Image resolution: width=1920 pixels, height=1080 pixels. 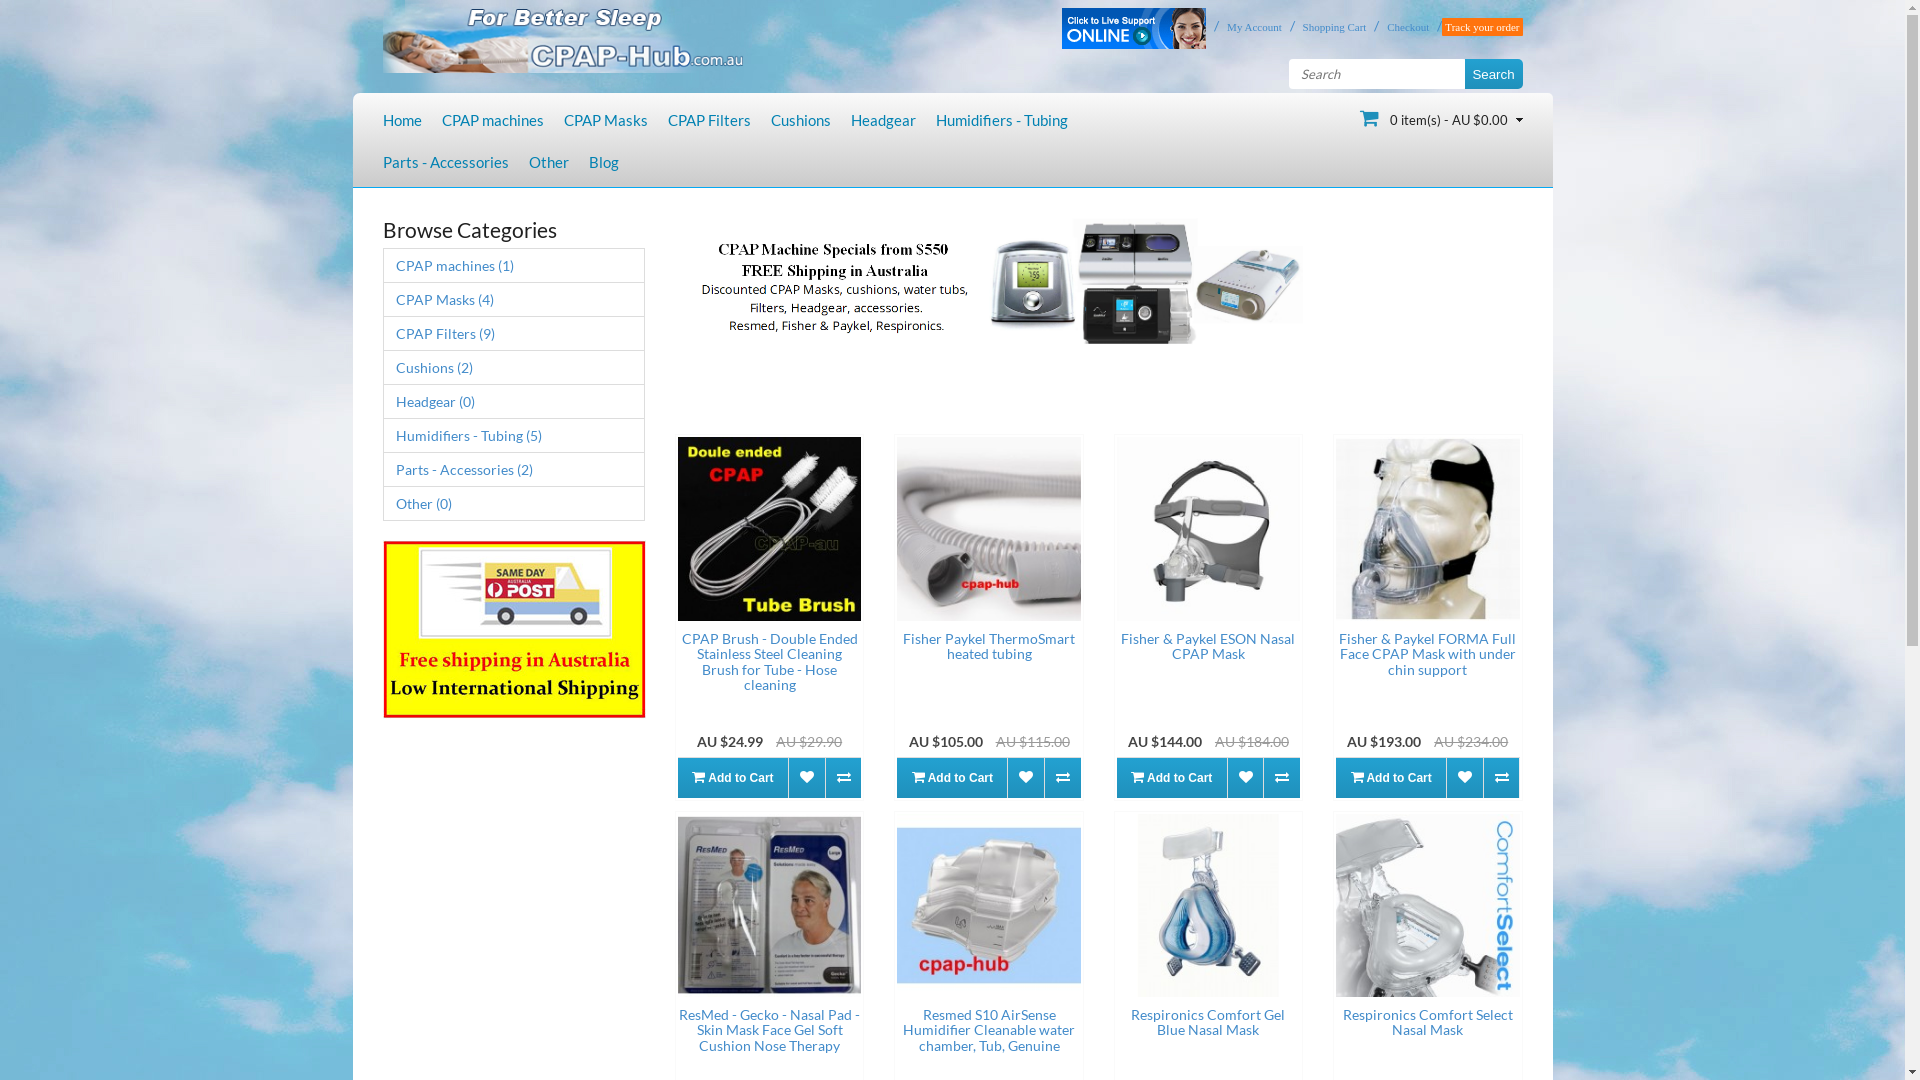 What do you see at coordinates (1171, 777) in the screenshot?
I see `'Add to Cart'` at bounding box center [1171, 777].